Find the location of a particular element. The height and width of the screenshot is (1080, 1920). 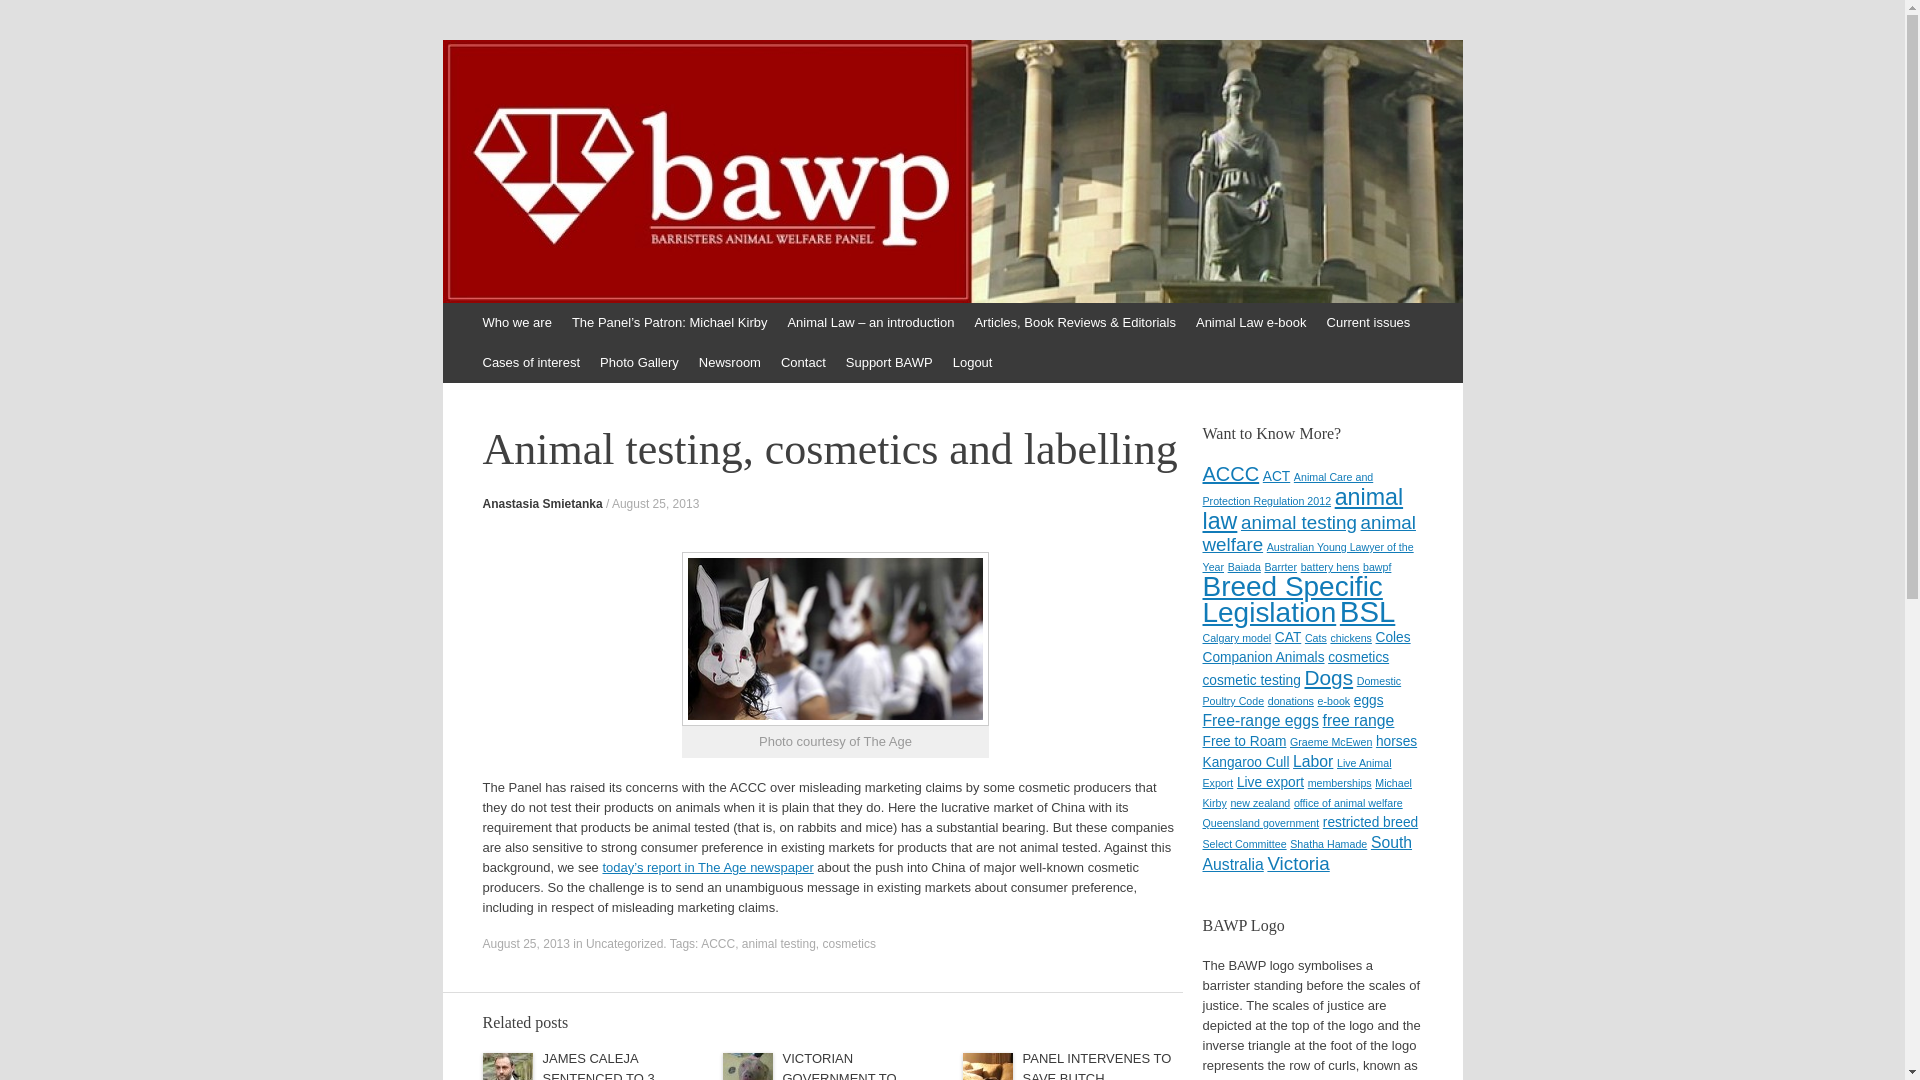

'ACT' is located at coordinates (1275, 476).